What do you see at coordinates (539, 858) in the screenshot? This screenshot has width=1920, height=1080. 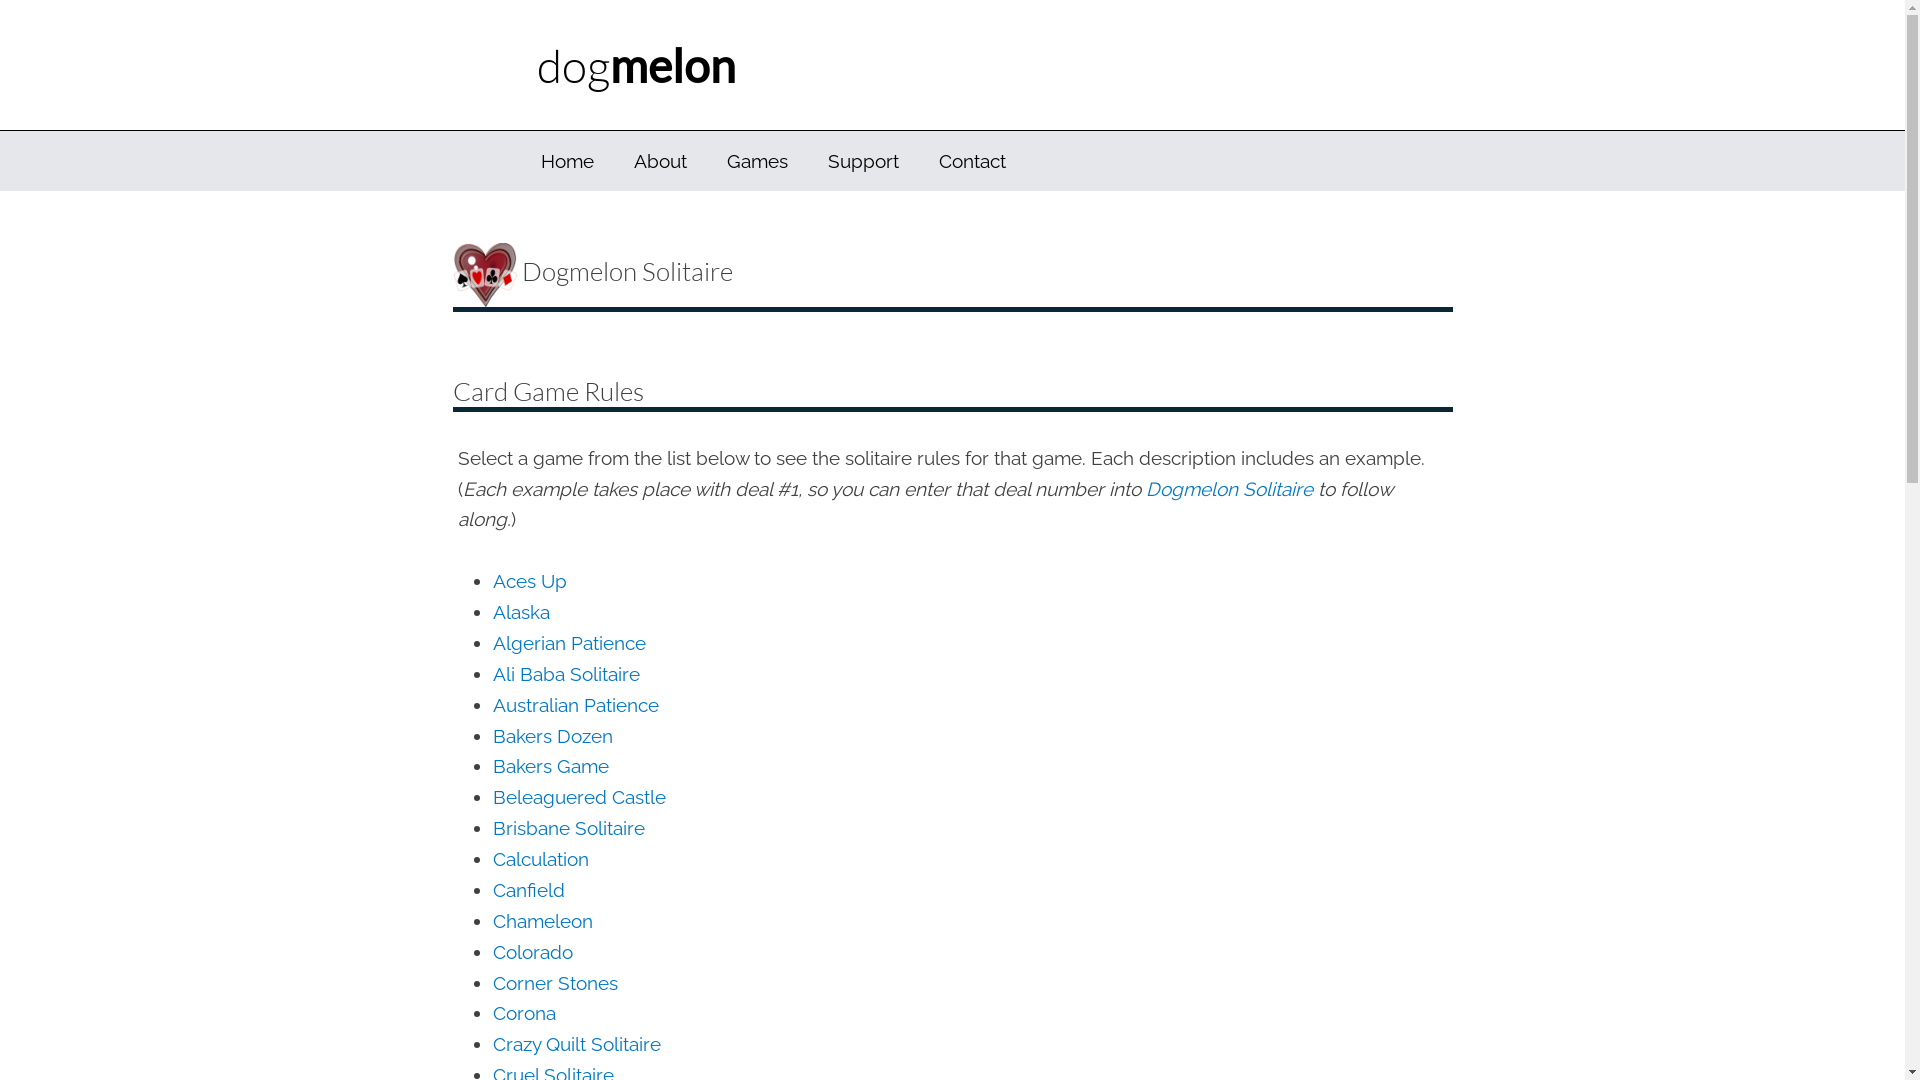 I see `'Calculation'` at bounding box center [539, 858].